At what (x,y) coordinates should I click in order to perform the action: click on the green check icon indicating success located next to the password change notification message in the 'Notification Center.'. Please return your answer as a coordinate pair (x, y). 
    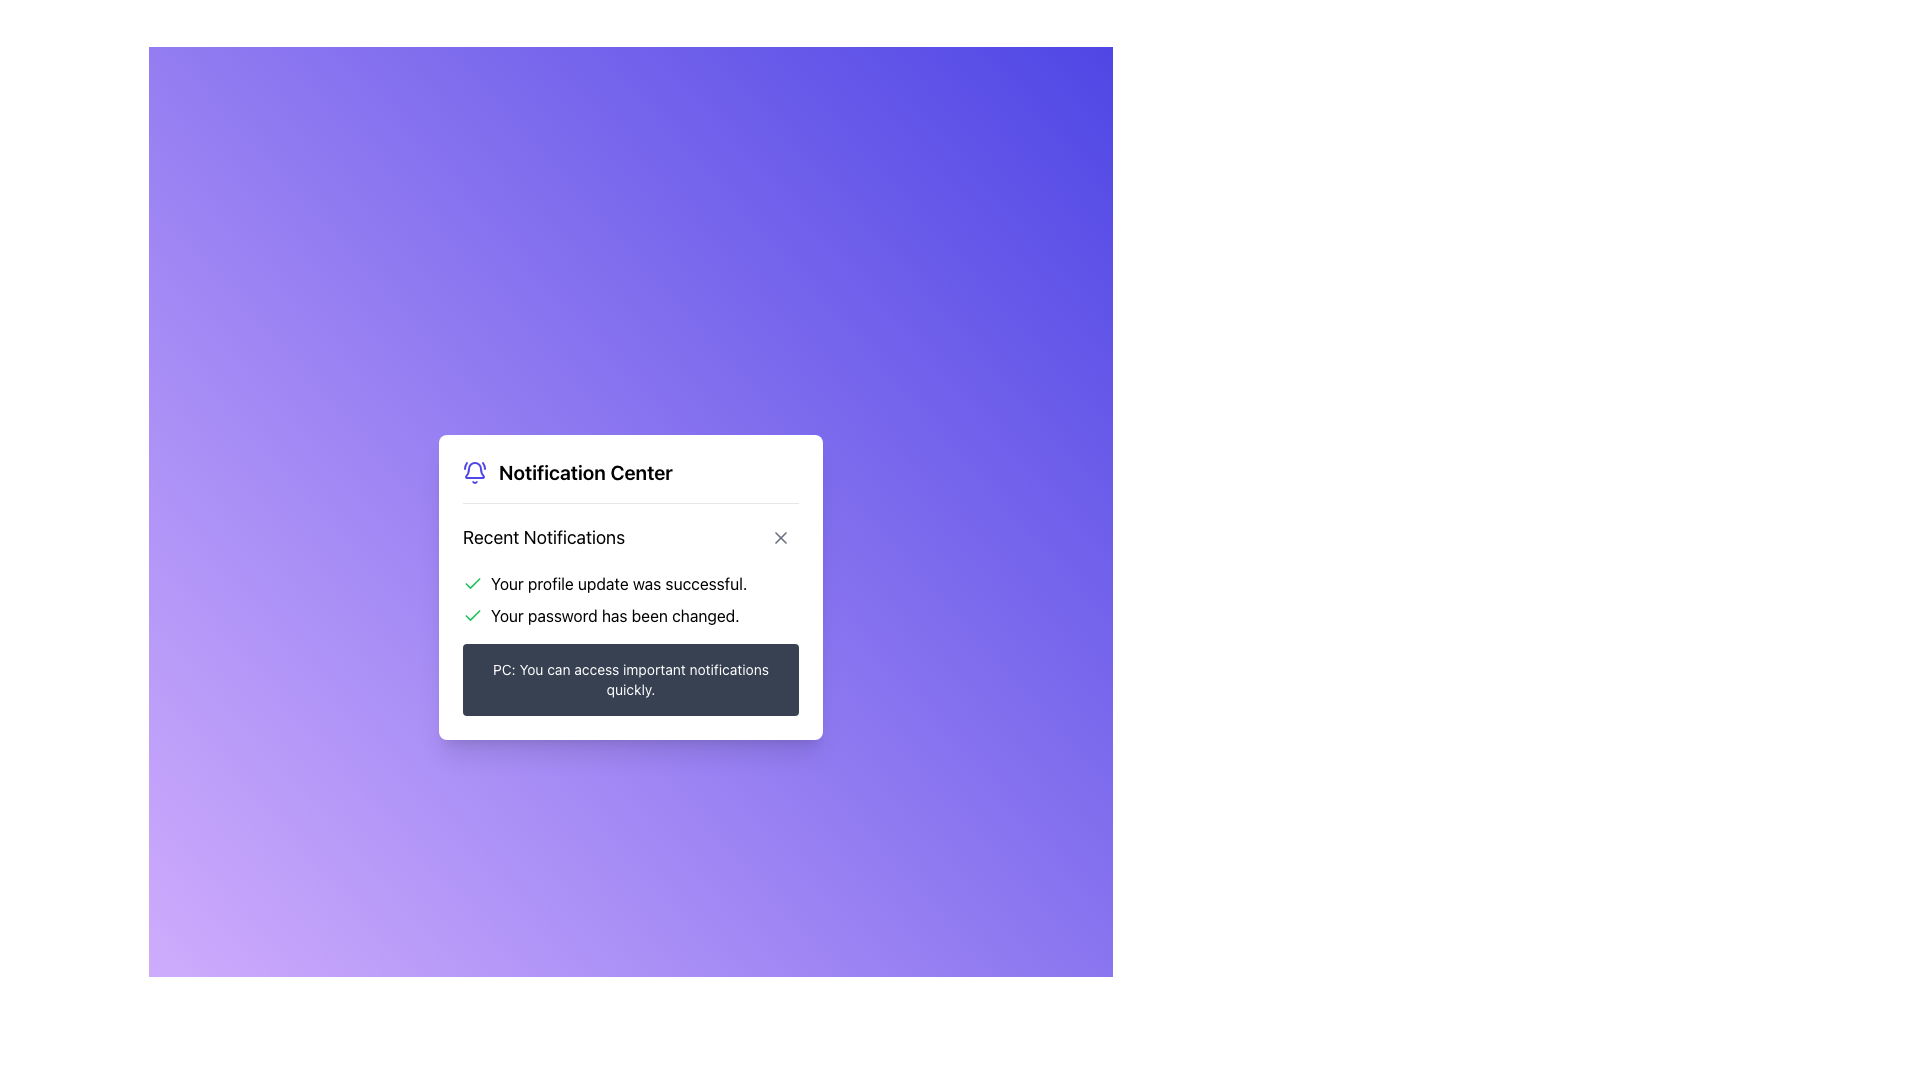
    Looking at the image, I should click on (472, 613).